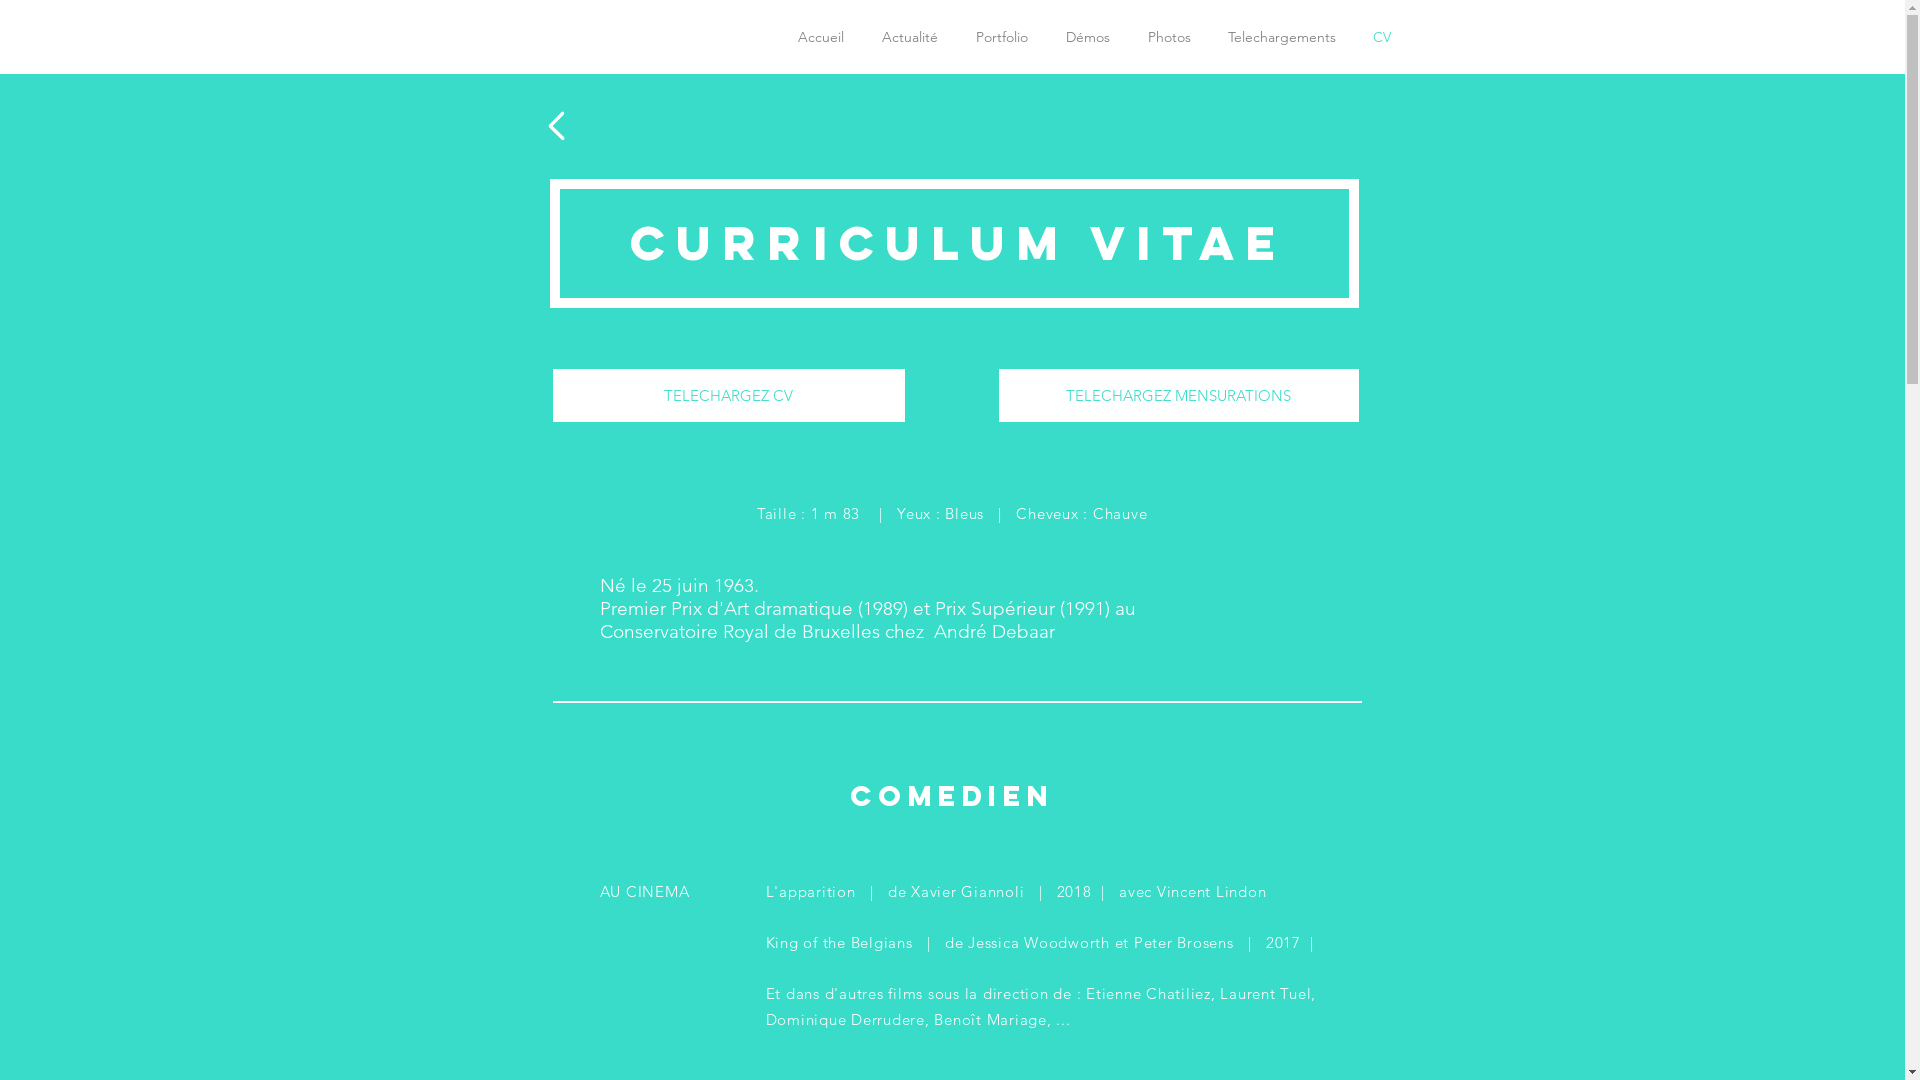  What do you see at coordinates (820, 37) in the screenshot?
I see `'Accueil'` at bounding box center [820, 37].